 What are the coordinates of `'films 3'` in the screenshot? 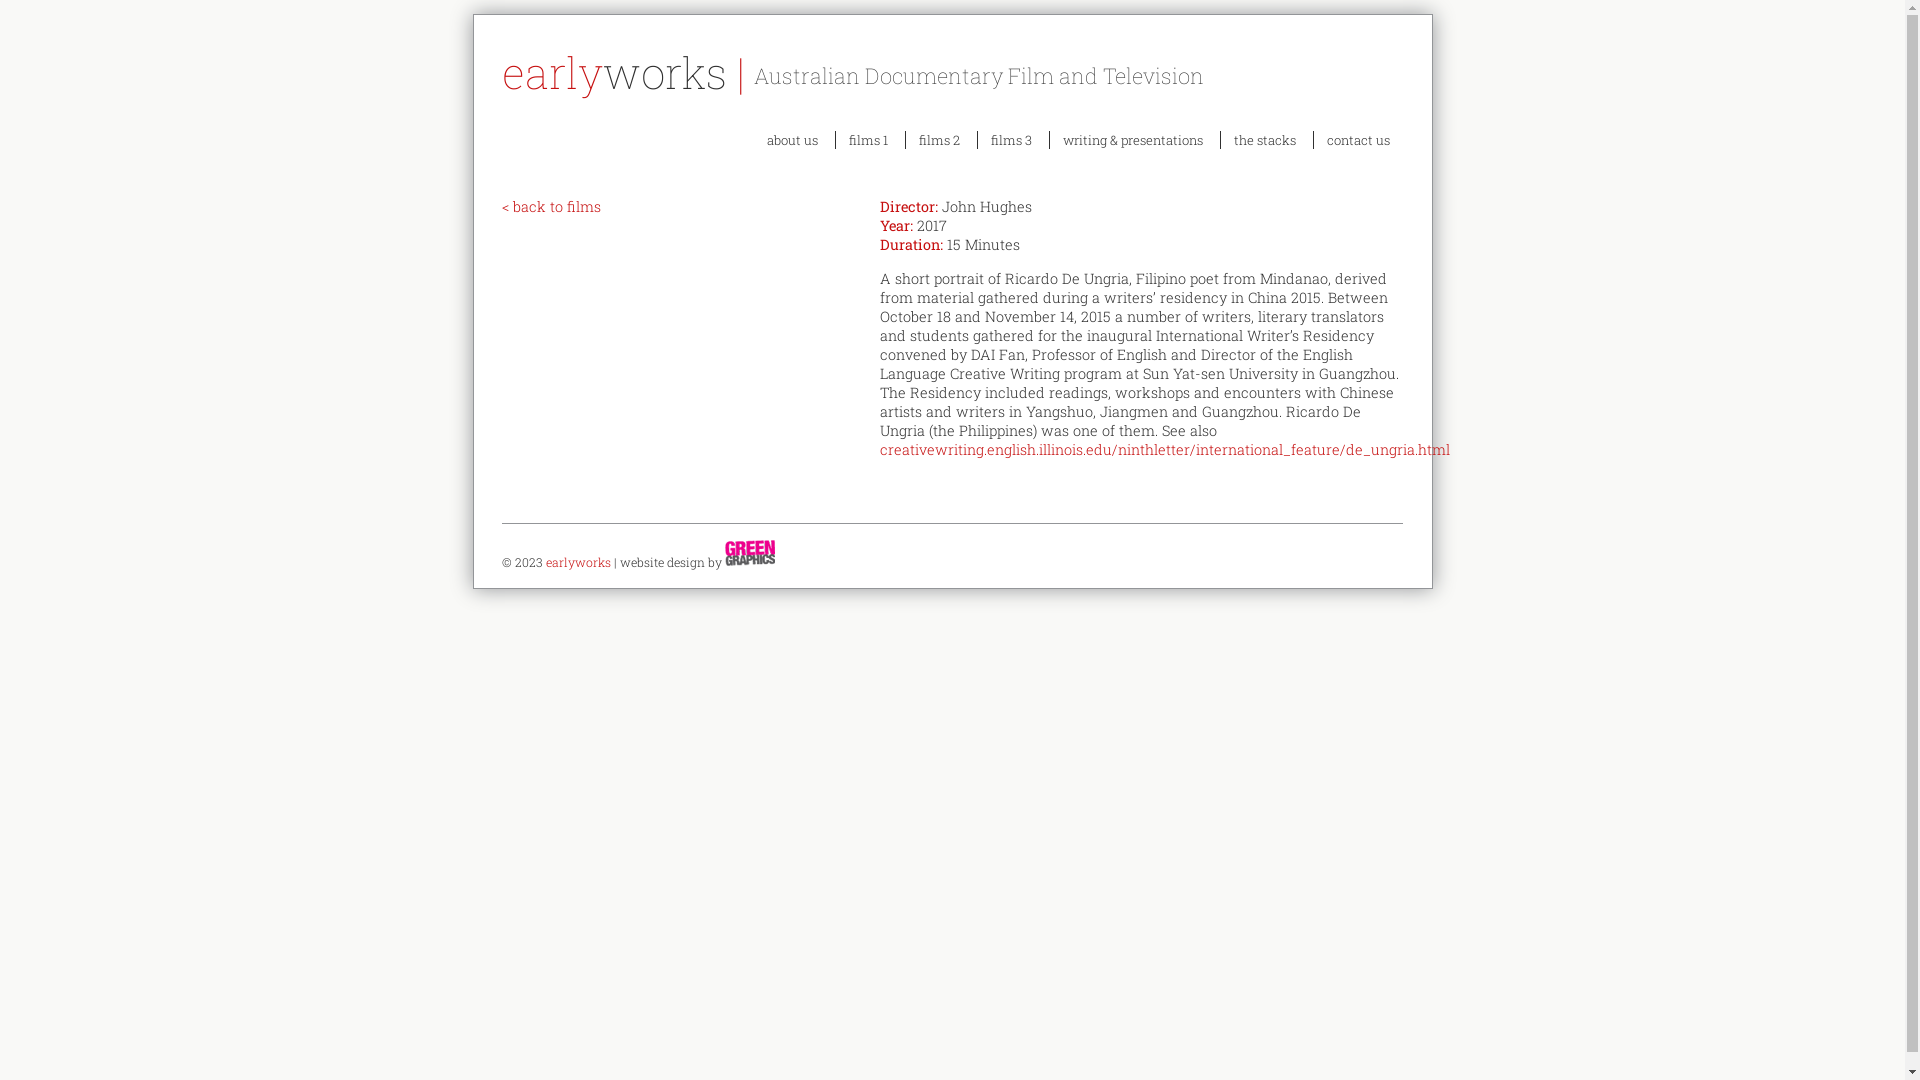 It's located at (1011, 138).